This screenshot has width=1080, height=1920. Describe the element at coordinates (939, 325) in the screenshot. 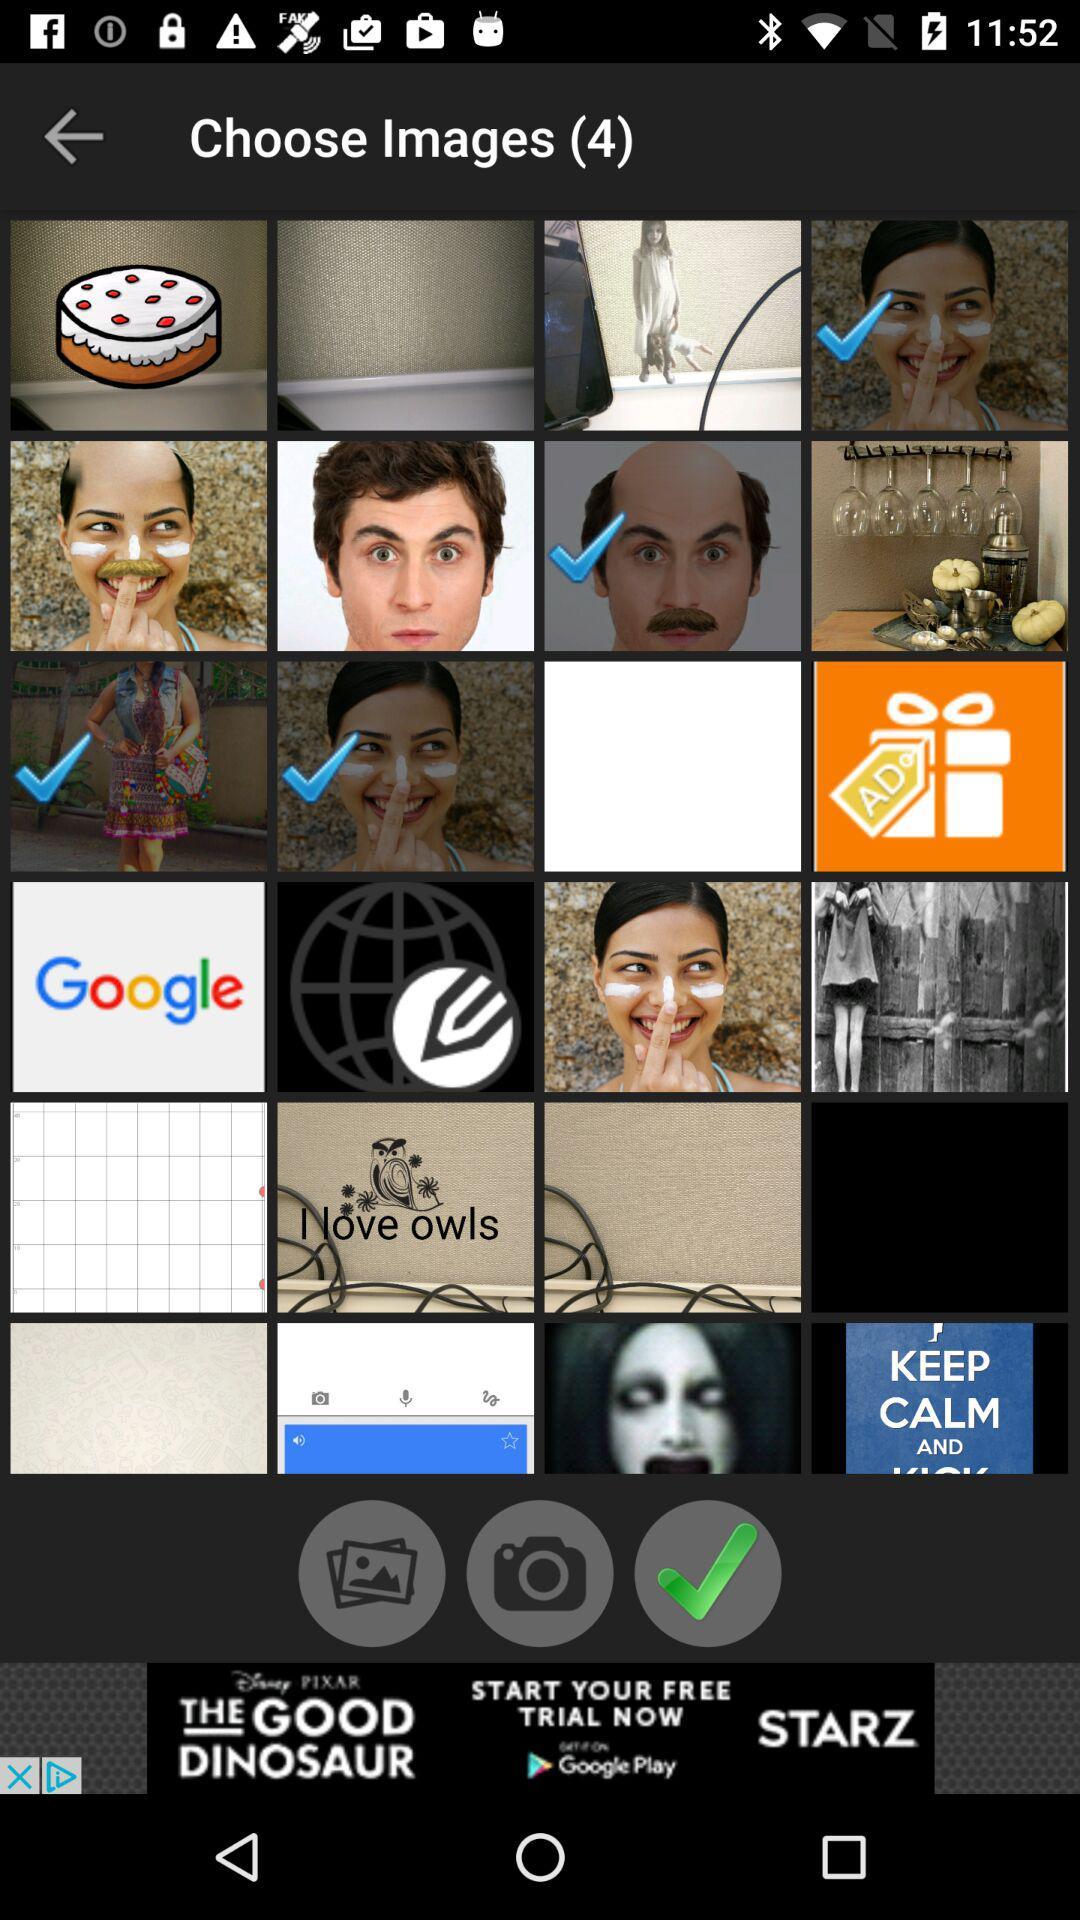

I see `image of a girl with paint on face` at that location.